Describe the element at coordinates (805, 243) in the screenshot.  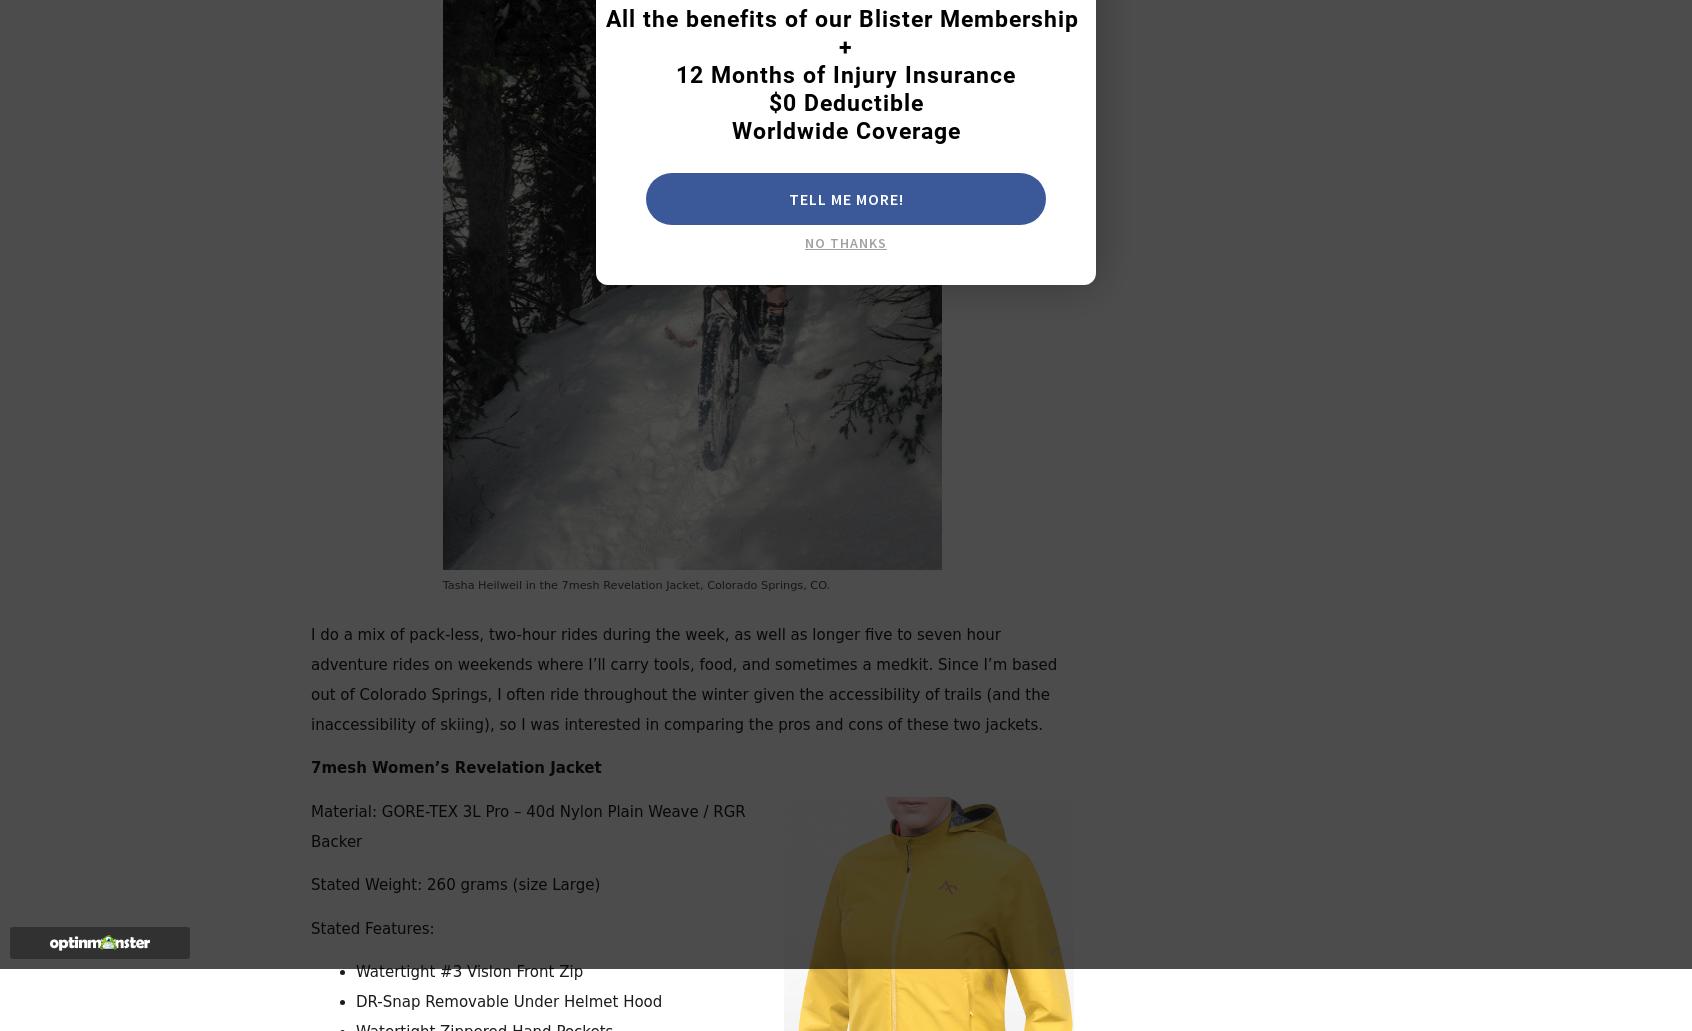
I see `'No Thanks'` at that location.